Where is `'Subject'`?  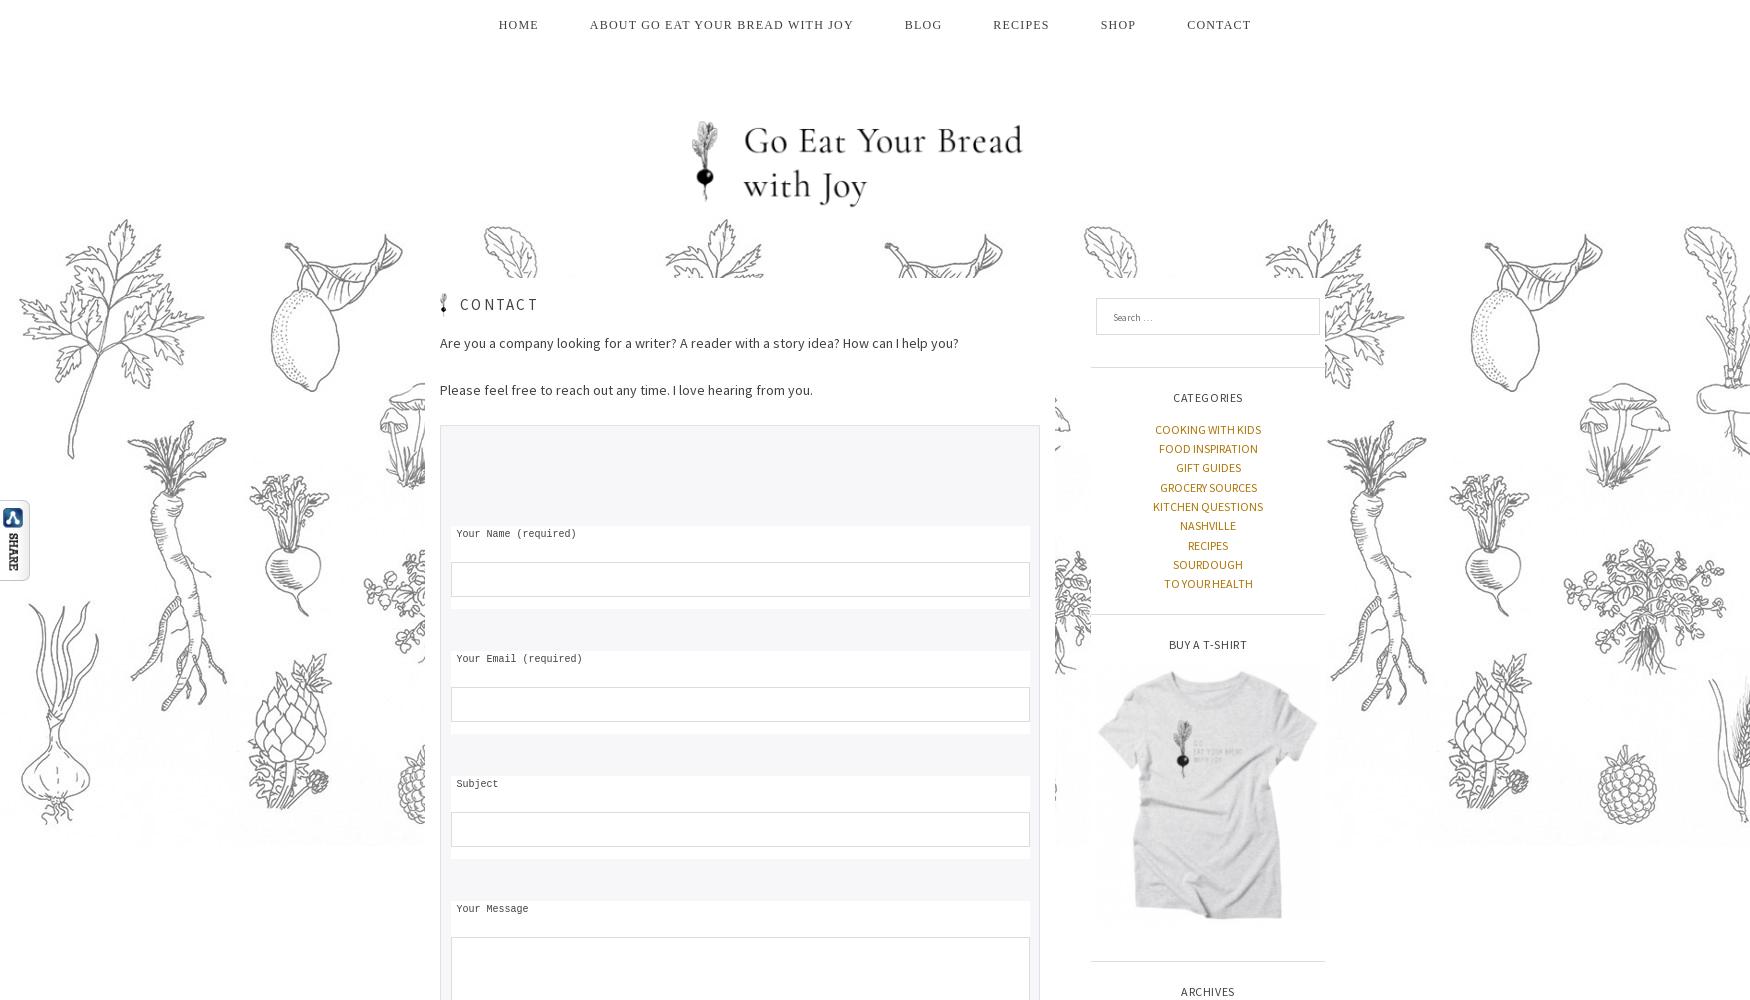
'Subject' is located at coordinates (474, 783).